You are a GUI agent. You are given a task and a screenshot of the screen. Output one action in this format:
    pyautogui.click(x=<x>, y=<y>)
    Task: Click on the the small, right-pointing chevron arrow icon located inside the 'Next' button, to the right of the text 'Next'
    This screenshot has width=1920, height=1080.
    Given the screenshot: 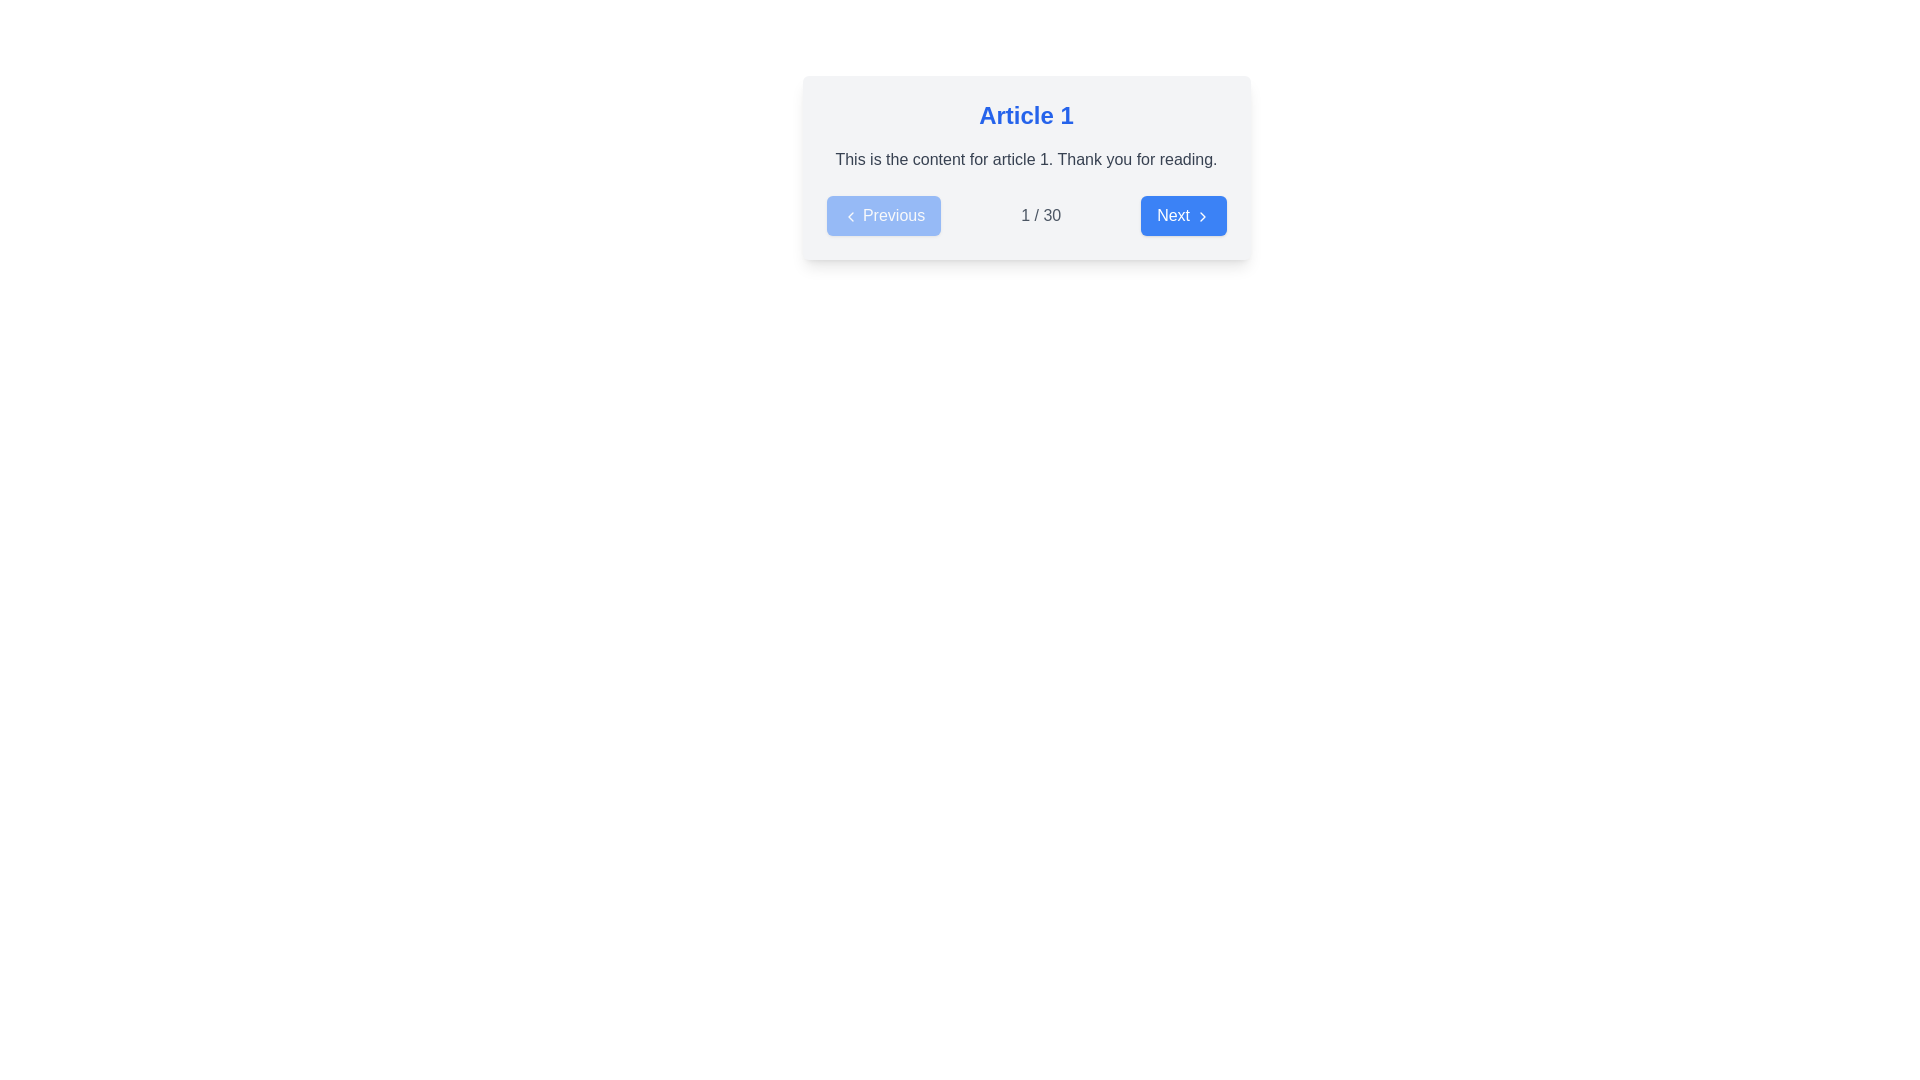 What is the action you would take?
    pyautogui.click(x=1201, y=216)
    